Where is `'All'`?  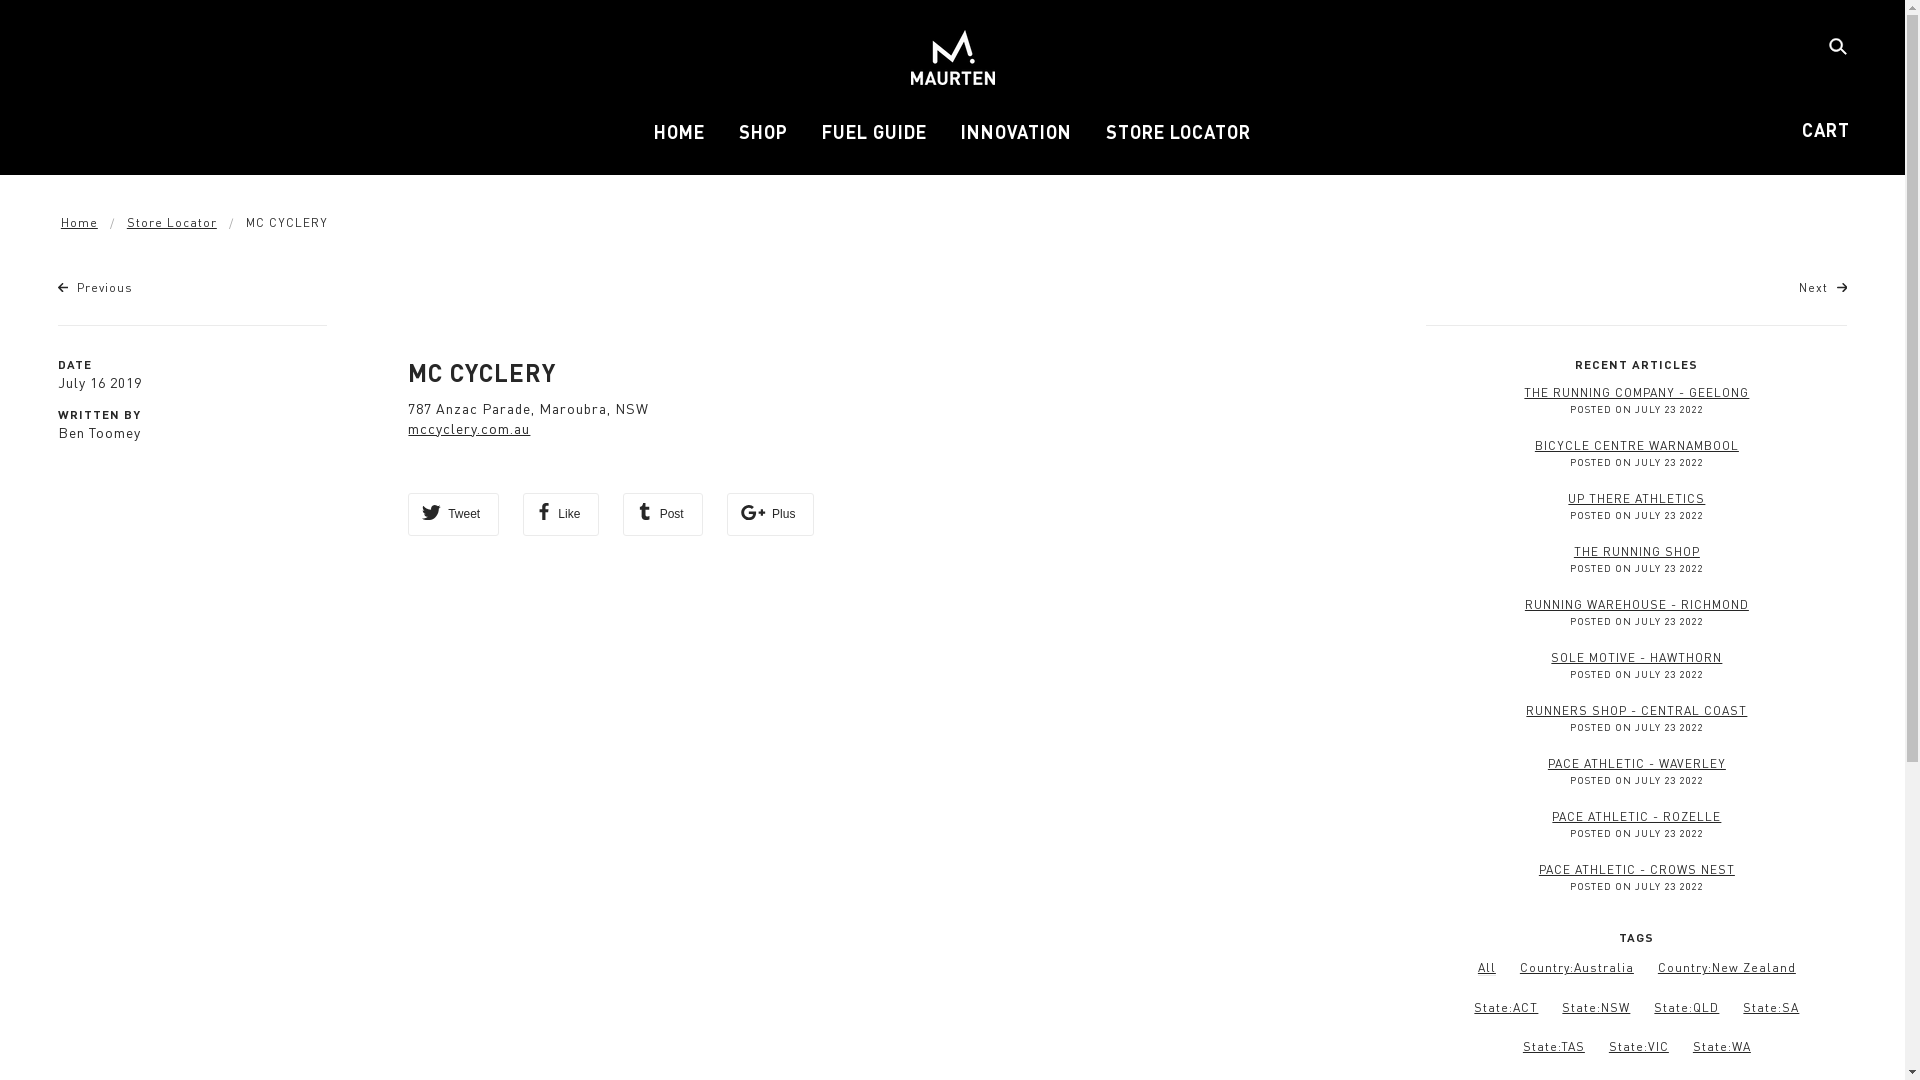
'All' is located at coordinates (1478, 967).